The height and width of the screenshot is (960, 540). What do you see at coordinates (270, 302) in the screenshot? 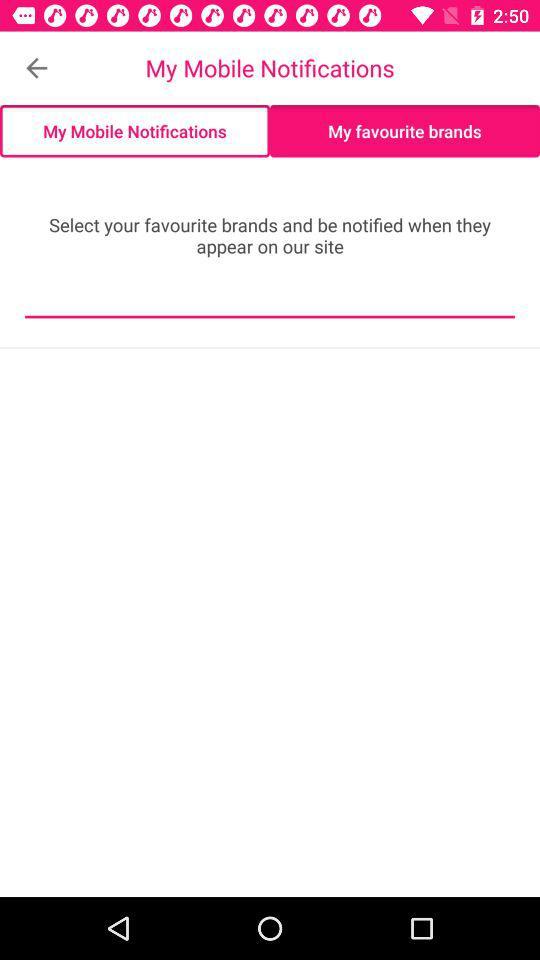
I see `the icon below select your favourite` at bounding box center [270, 302].